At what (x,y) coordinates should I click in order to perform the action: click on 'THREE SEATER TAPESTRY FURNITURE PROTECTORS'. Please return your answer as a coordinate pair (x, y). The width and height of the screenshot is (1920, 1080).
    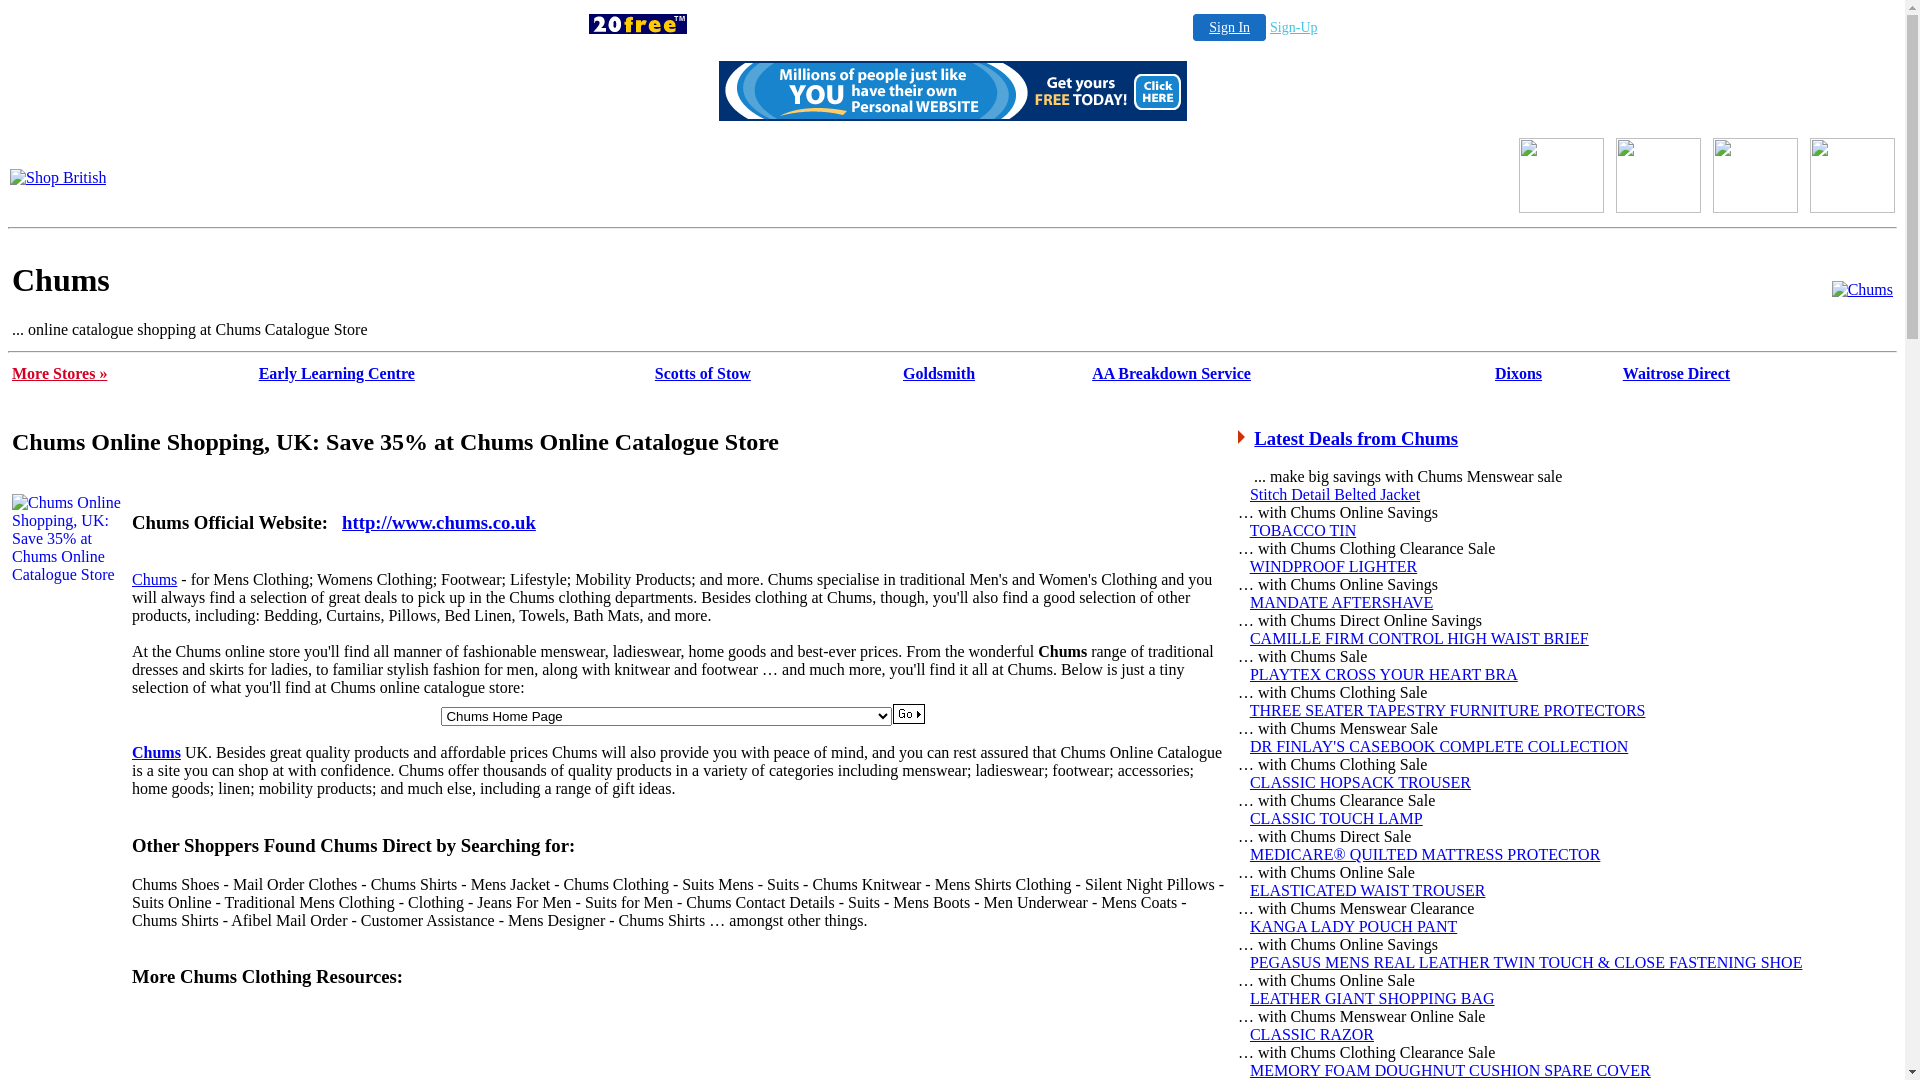
    Looking at the image, I should click on (1448, 709).